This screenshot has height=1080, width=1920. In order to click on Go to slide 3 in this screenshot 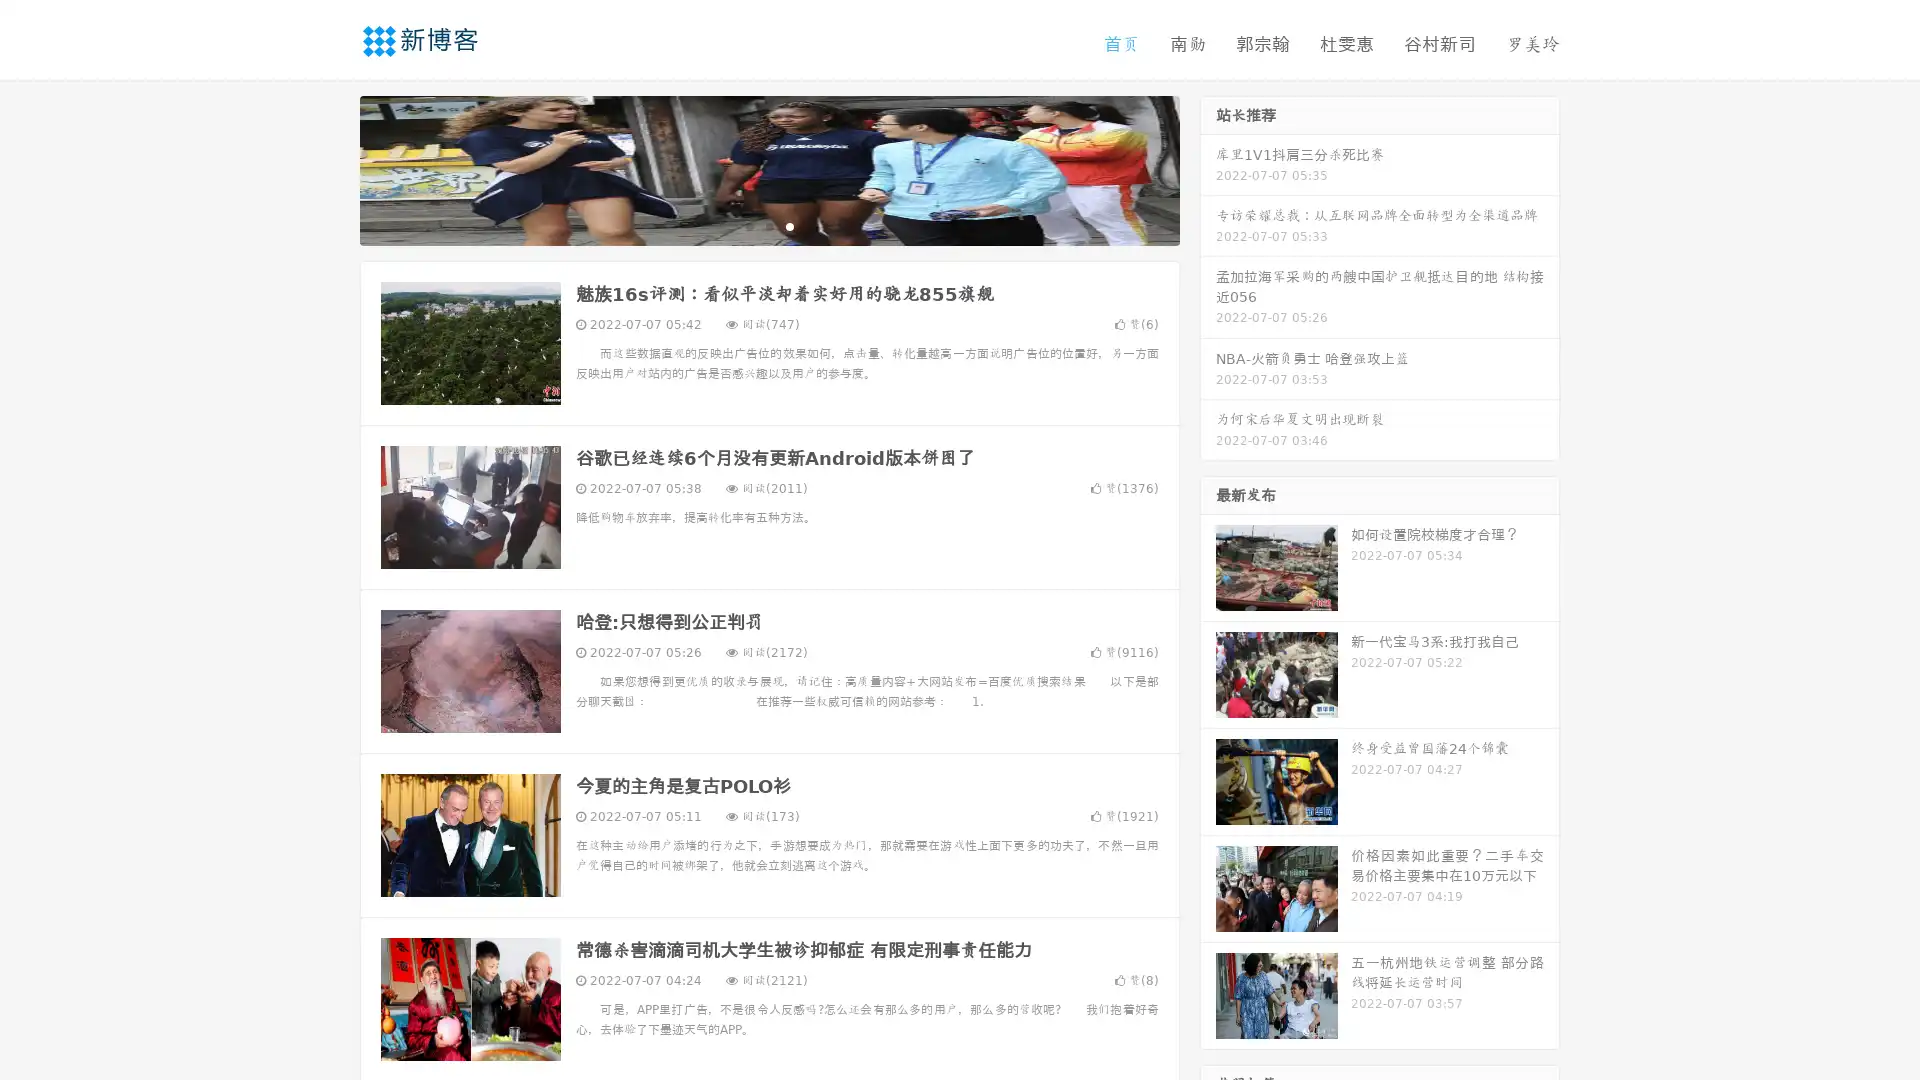, I will do `click(789, 225)`.